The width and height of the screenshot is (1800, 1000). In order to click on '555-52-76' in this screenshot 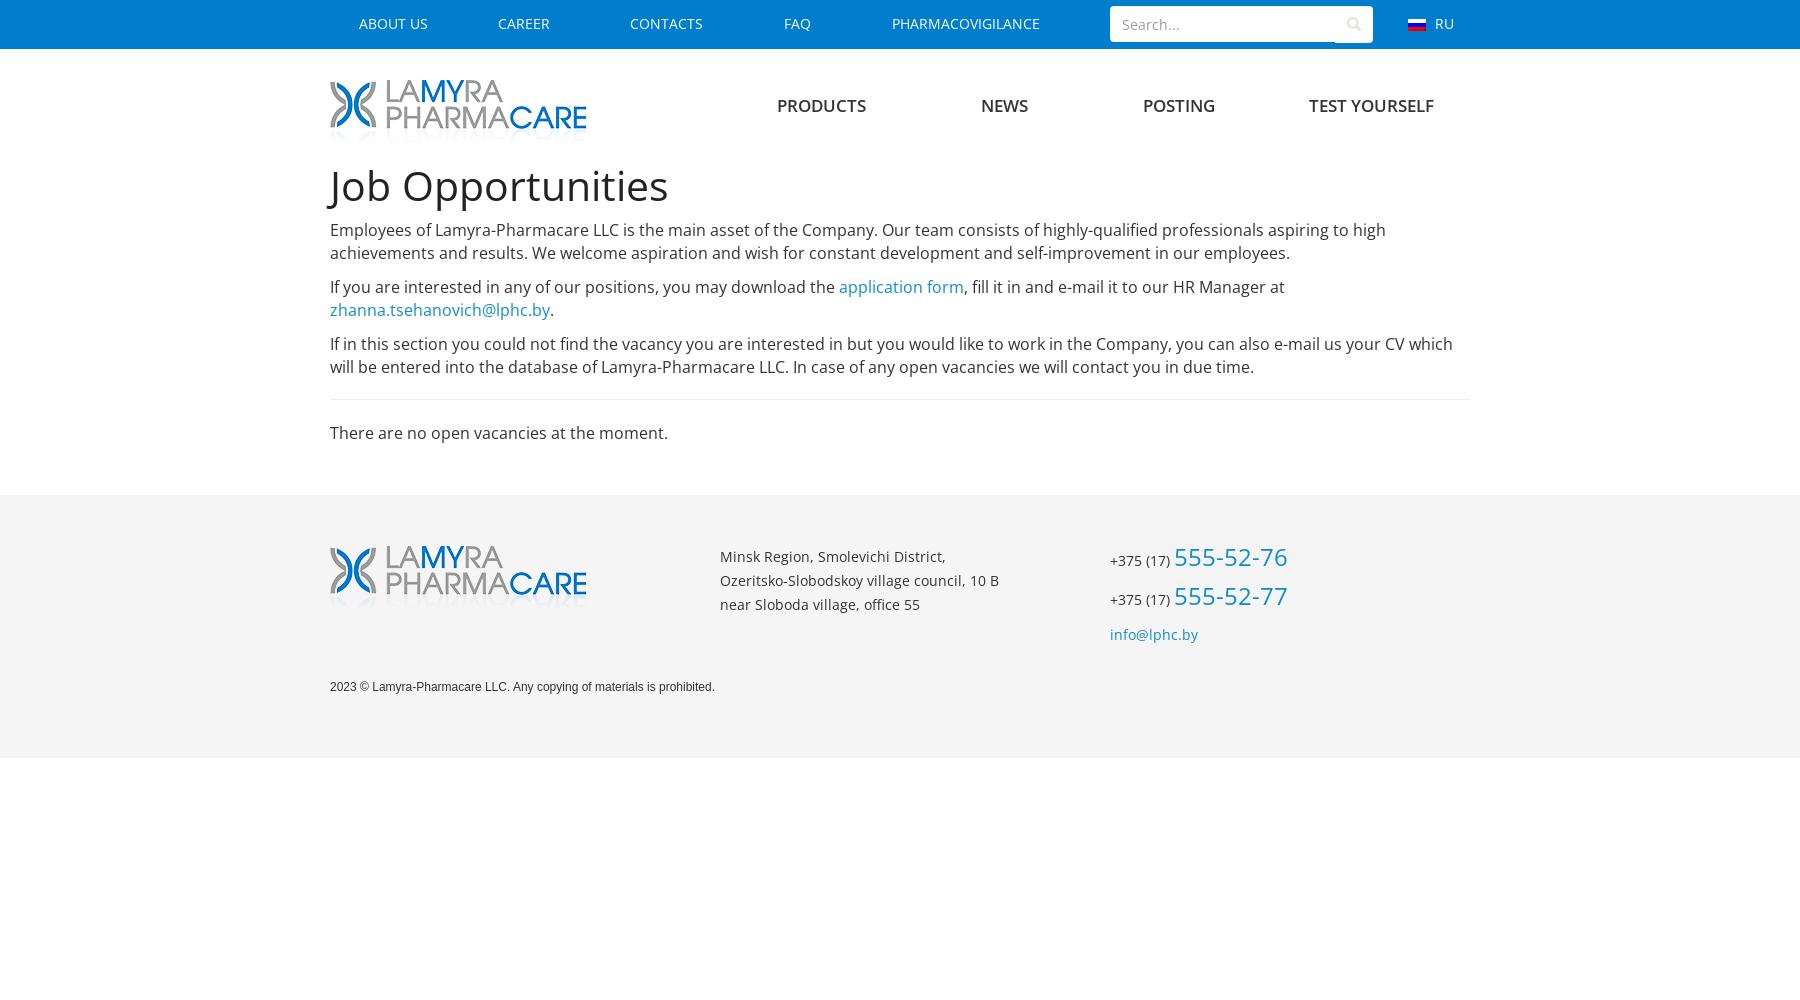, I will do `click(1230, 556)`.